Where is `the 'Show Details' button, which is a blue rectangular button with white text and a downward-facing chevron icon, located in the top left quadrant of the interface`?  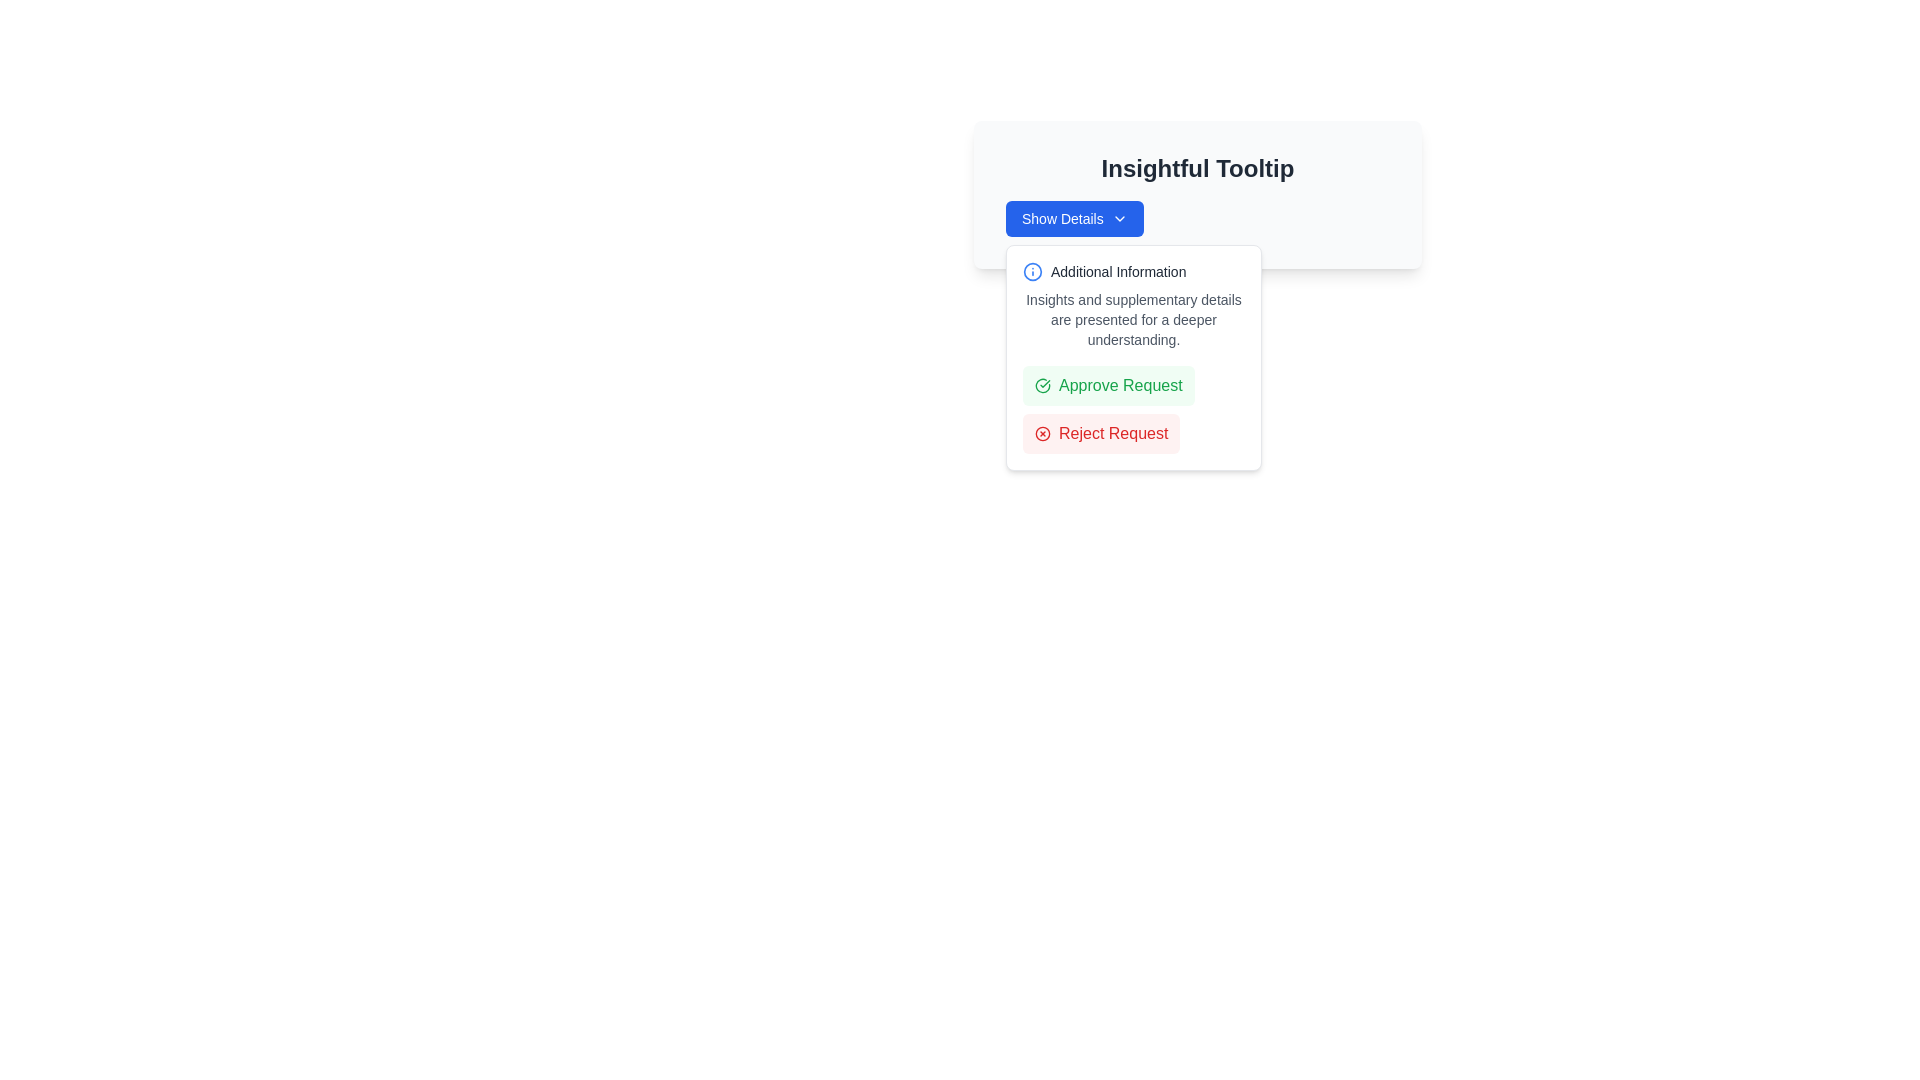
the 'Show Details' button, which is a blue rectangular button with white text and a downward-facing chevron icon, located in the top left quadrant of the interface is located at coordinates (1073, 219).